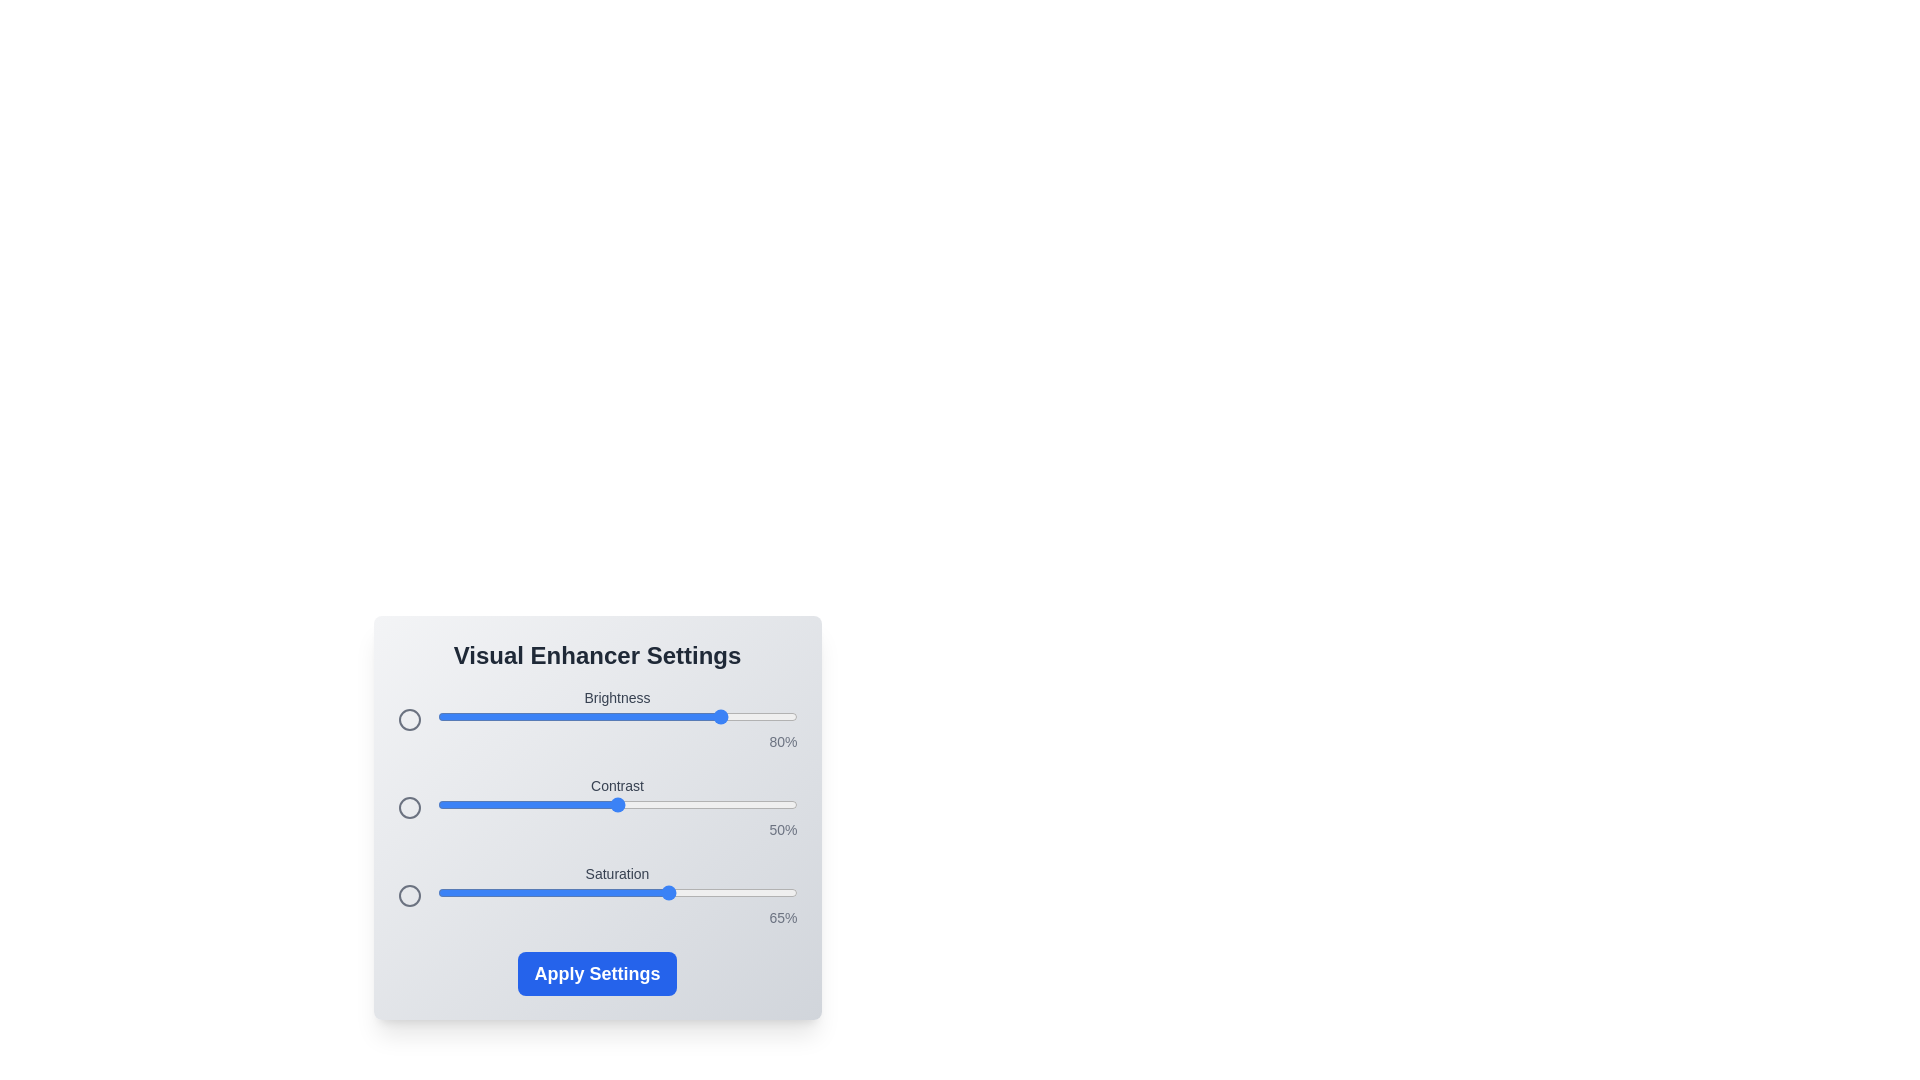 The height and width of the screenshot is (1080, 1920). I want to click on the 0 slider to 34%, so click(559, 716).